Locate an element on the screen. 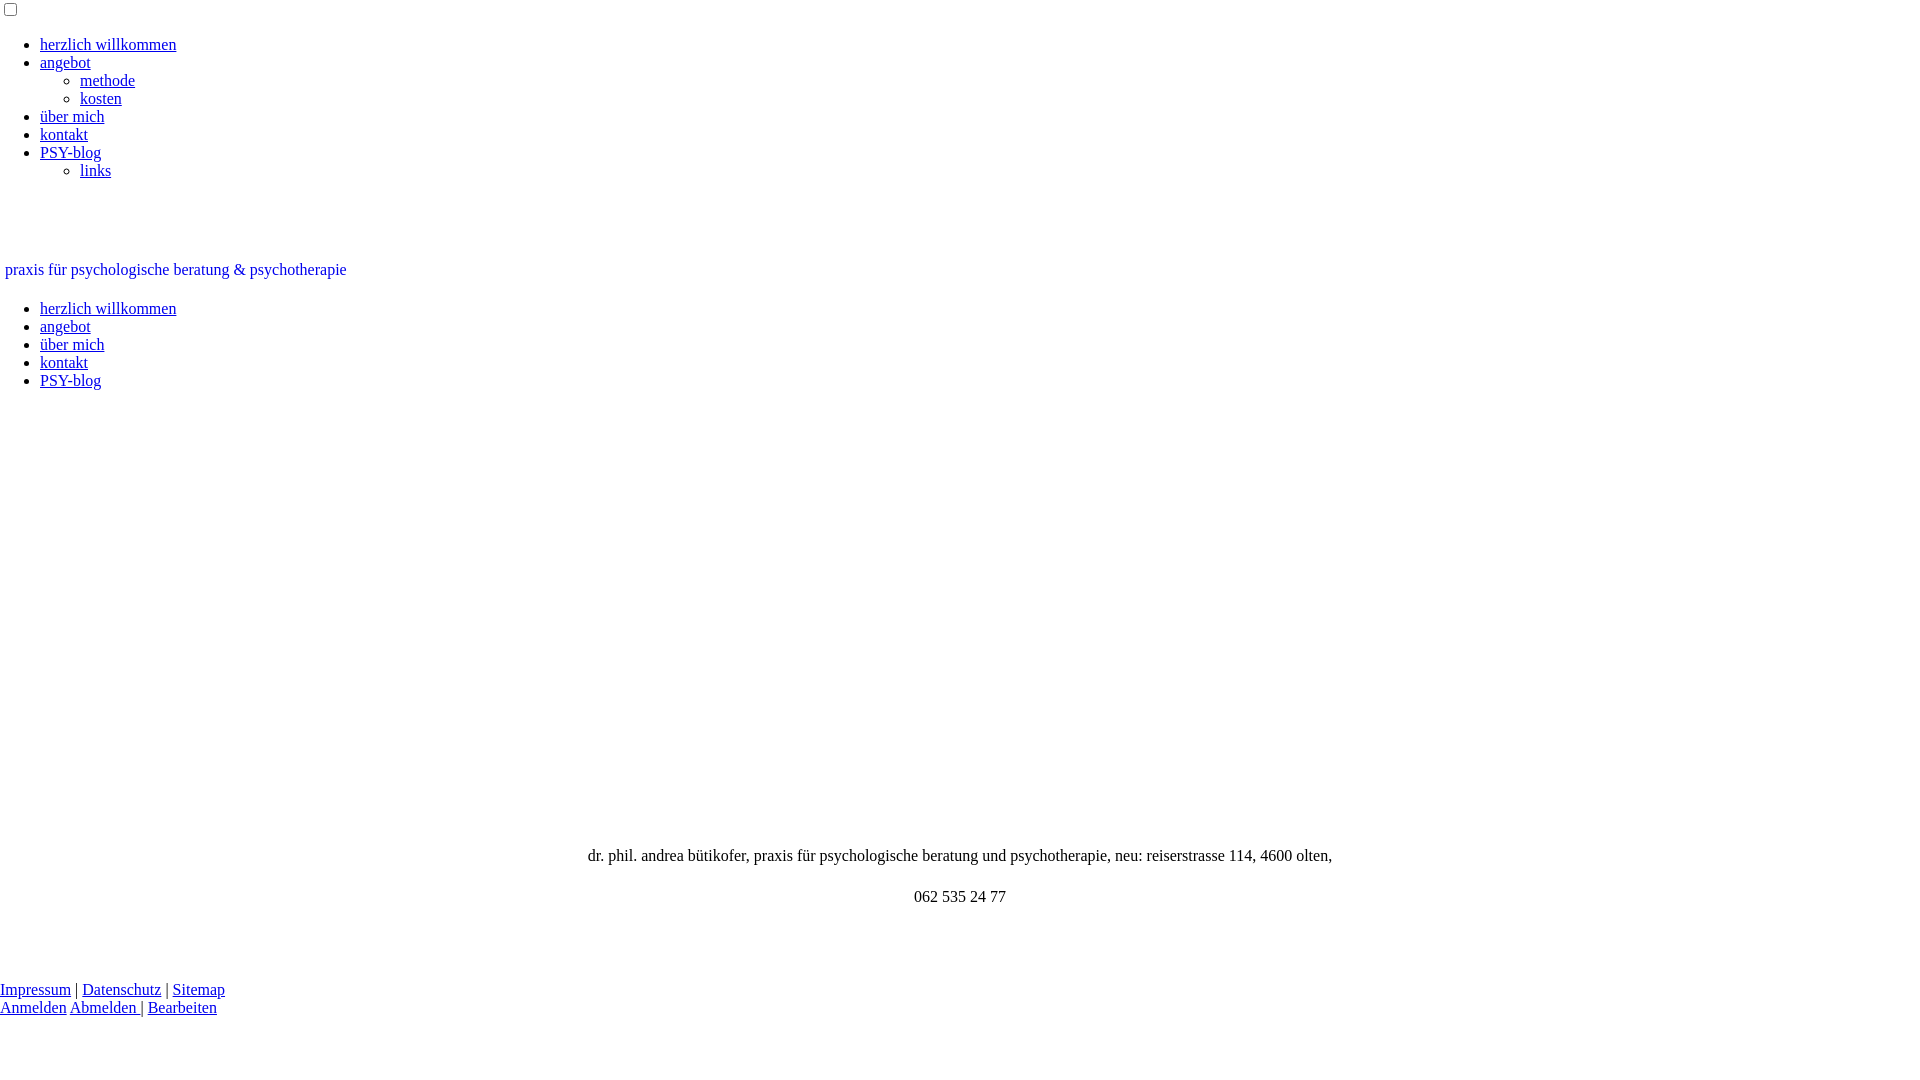 This screenshot has height=1080, width=1920. 'kosten' is located at coordinates (80, 98).